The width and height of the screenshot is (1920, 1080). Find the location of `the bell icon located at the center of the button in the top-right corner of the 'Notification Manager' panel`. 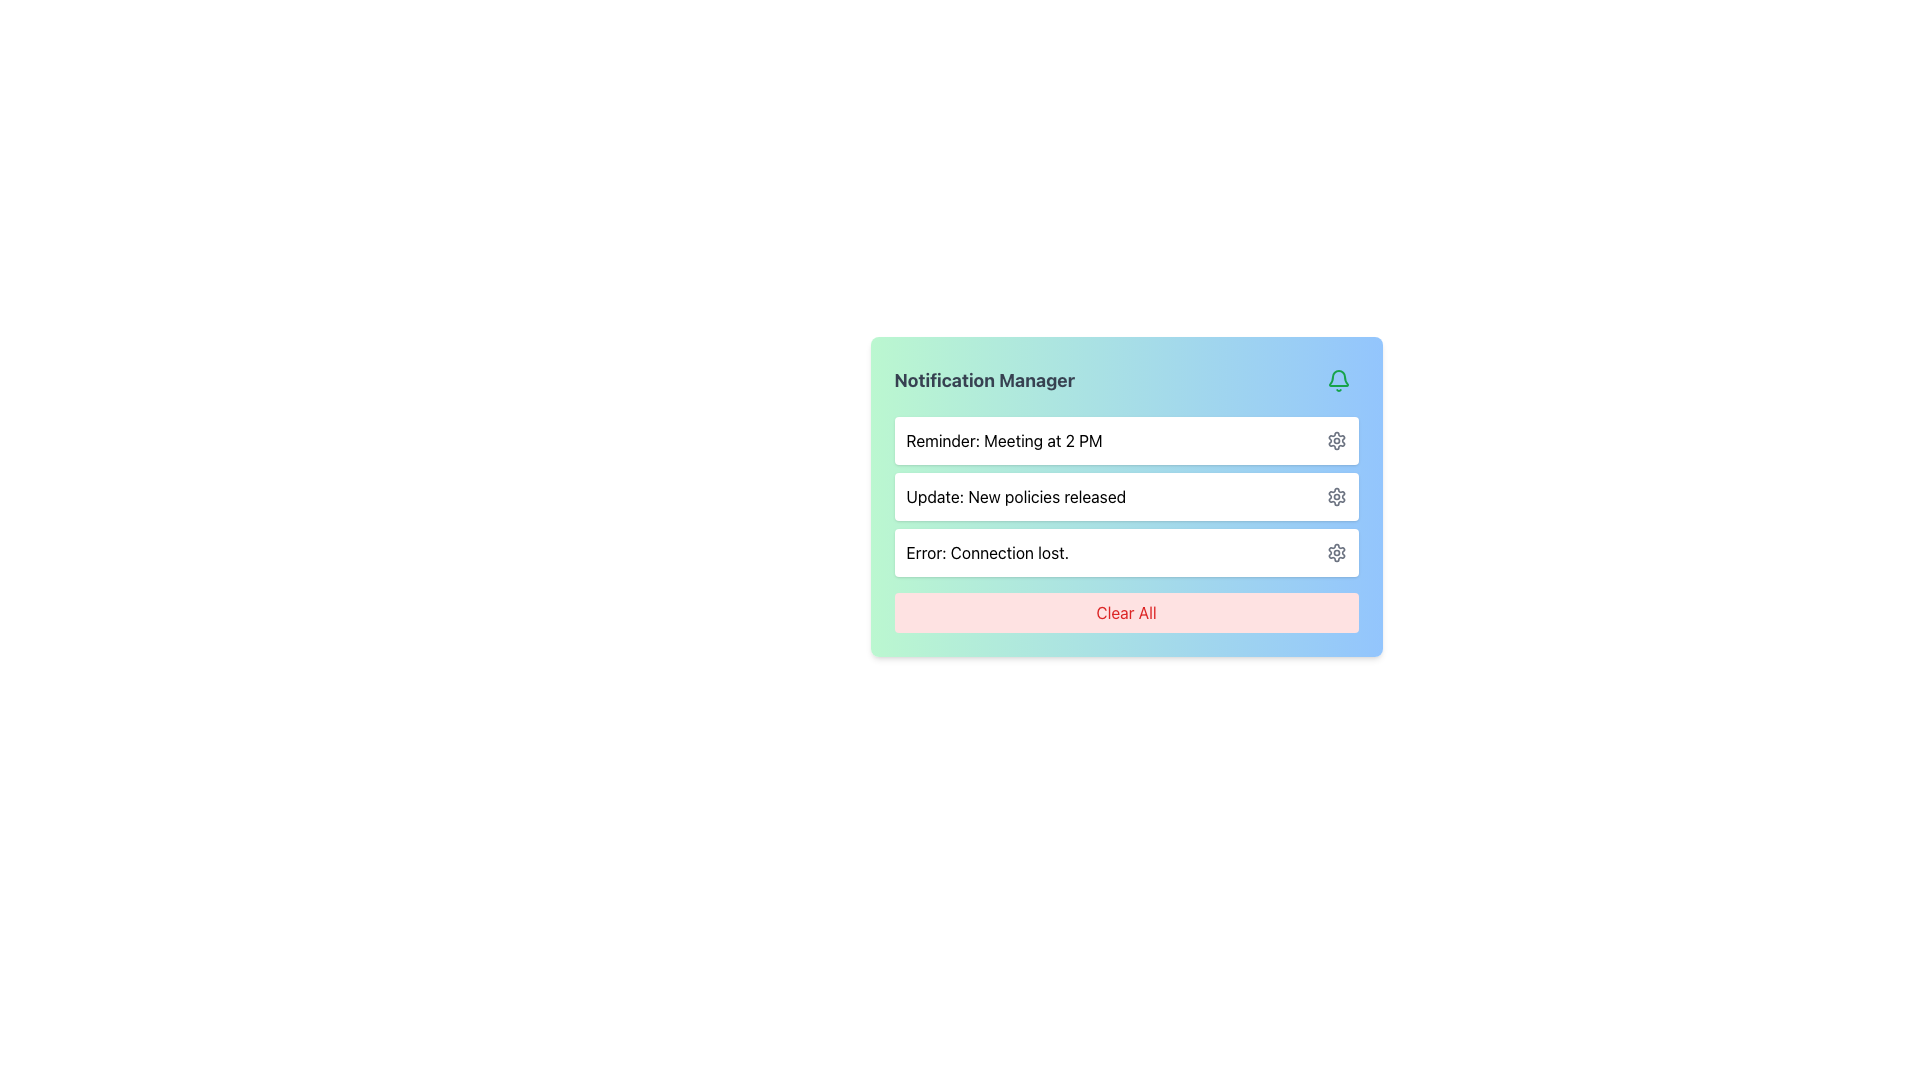

the bell icon located at the center of the button in the top-right corner of the 'Notification Manager' panel is located at coordinates (1338, 381).